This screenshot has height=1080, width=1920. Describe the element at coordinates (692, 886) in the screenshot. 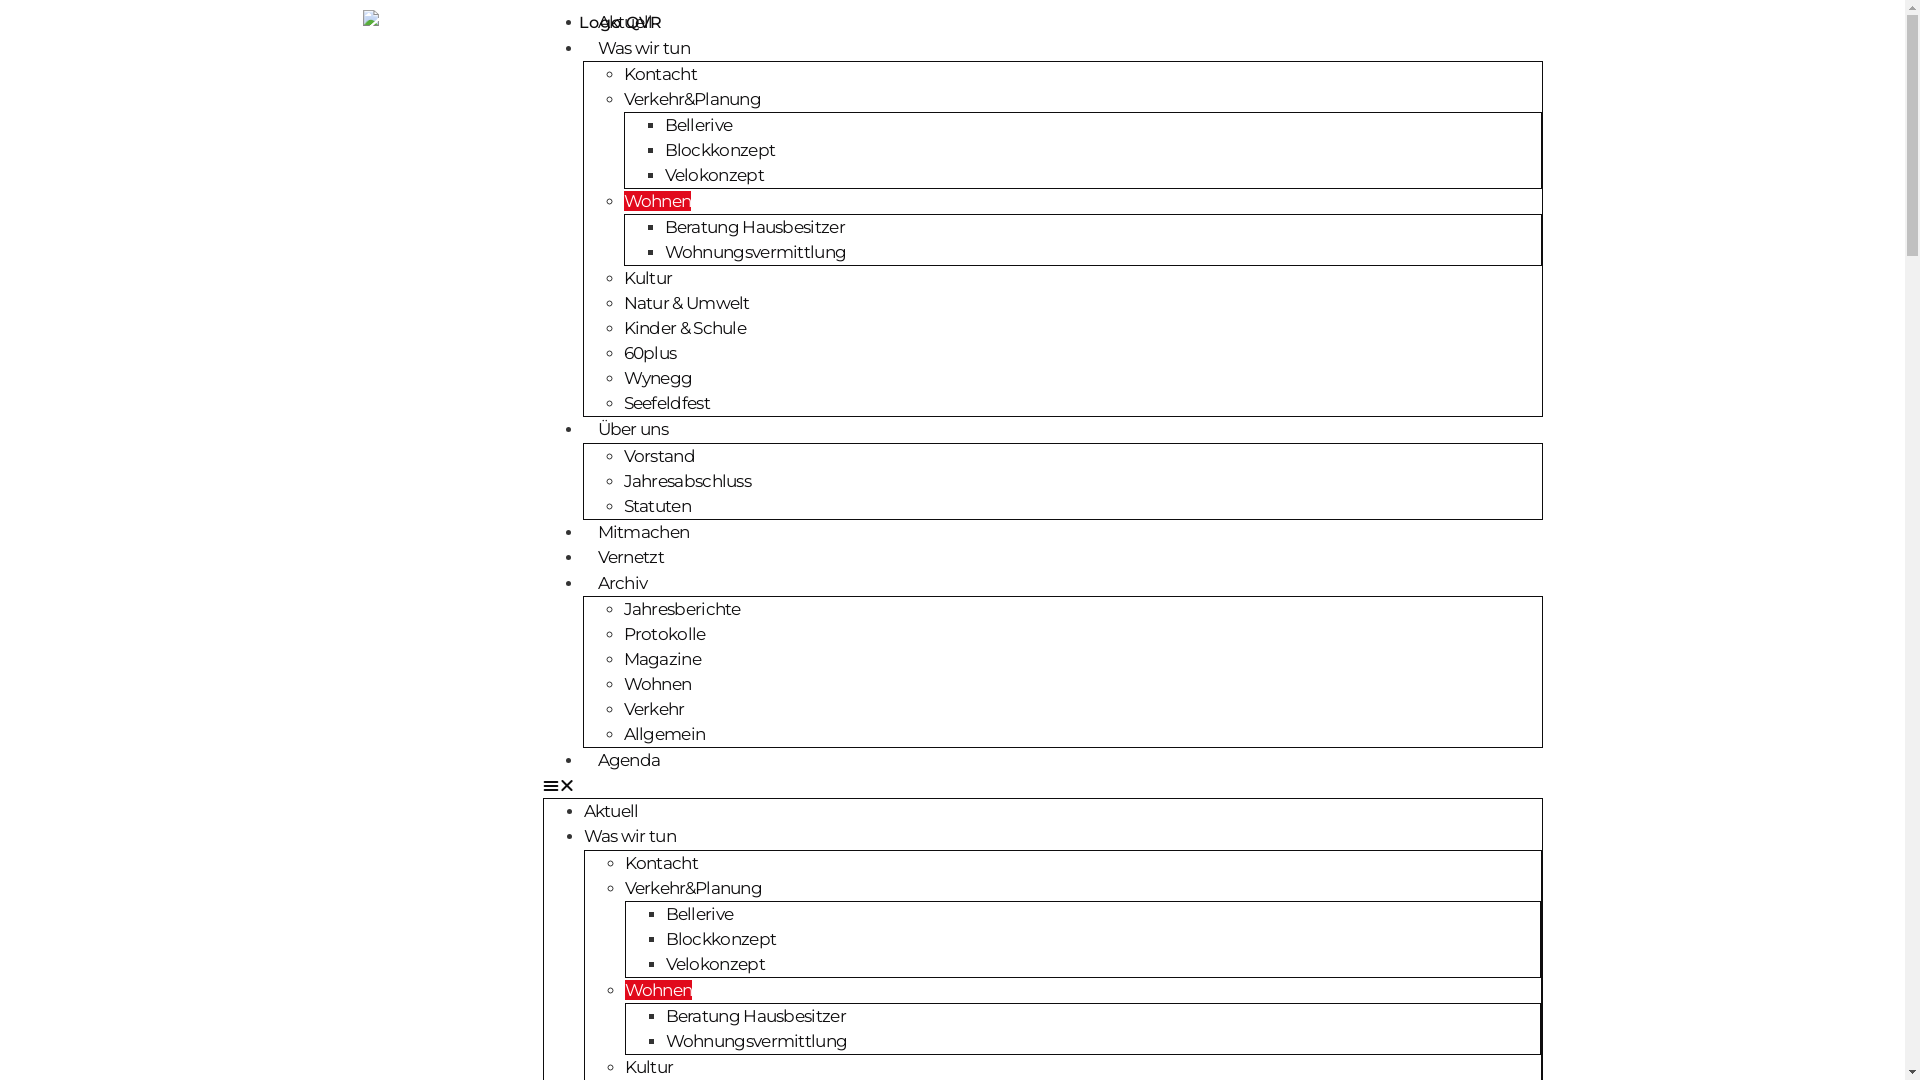

I see `'Verkehr&Planung'` at that location.